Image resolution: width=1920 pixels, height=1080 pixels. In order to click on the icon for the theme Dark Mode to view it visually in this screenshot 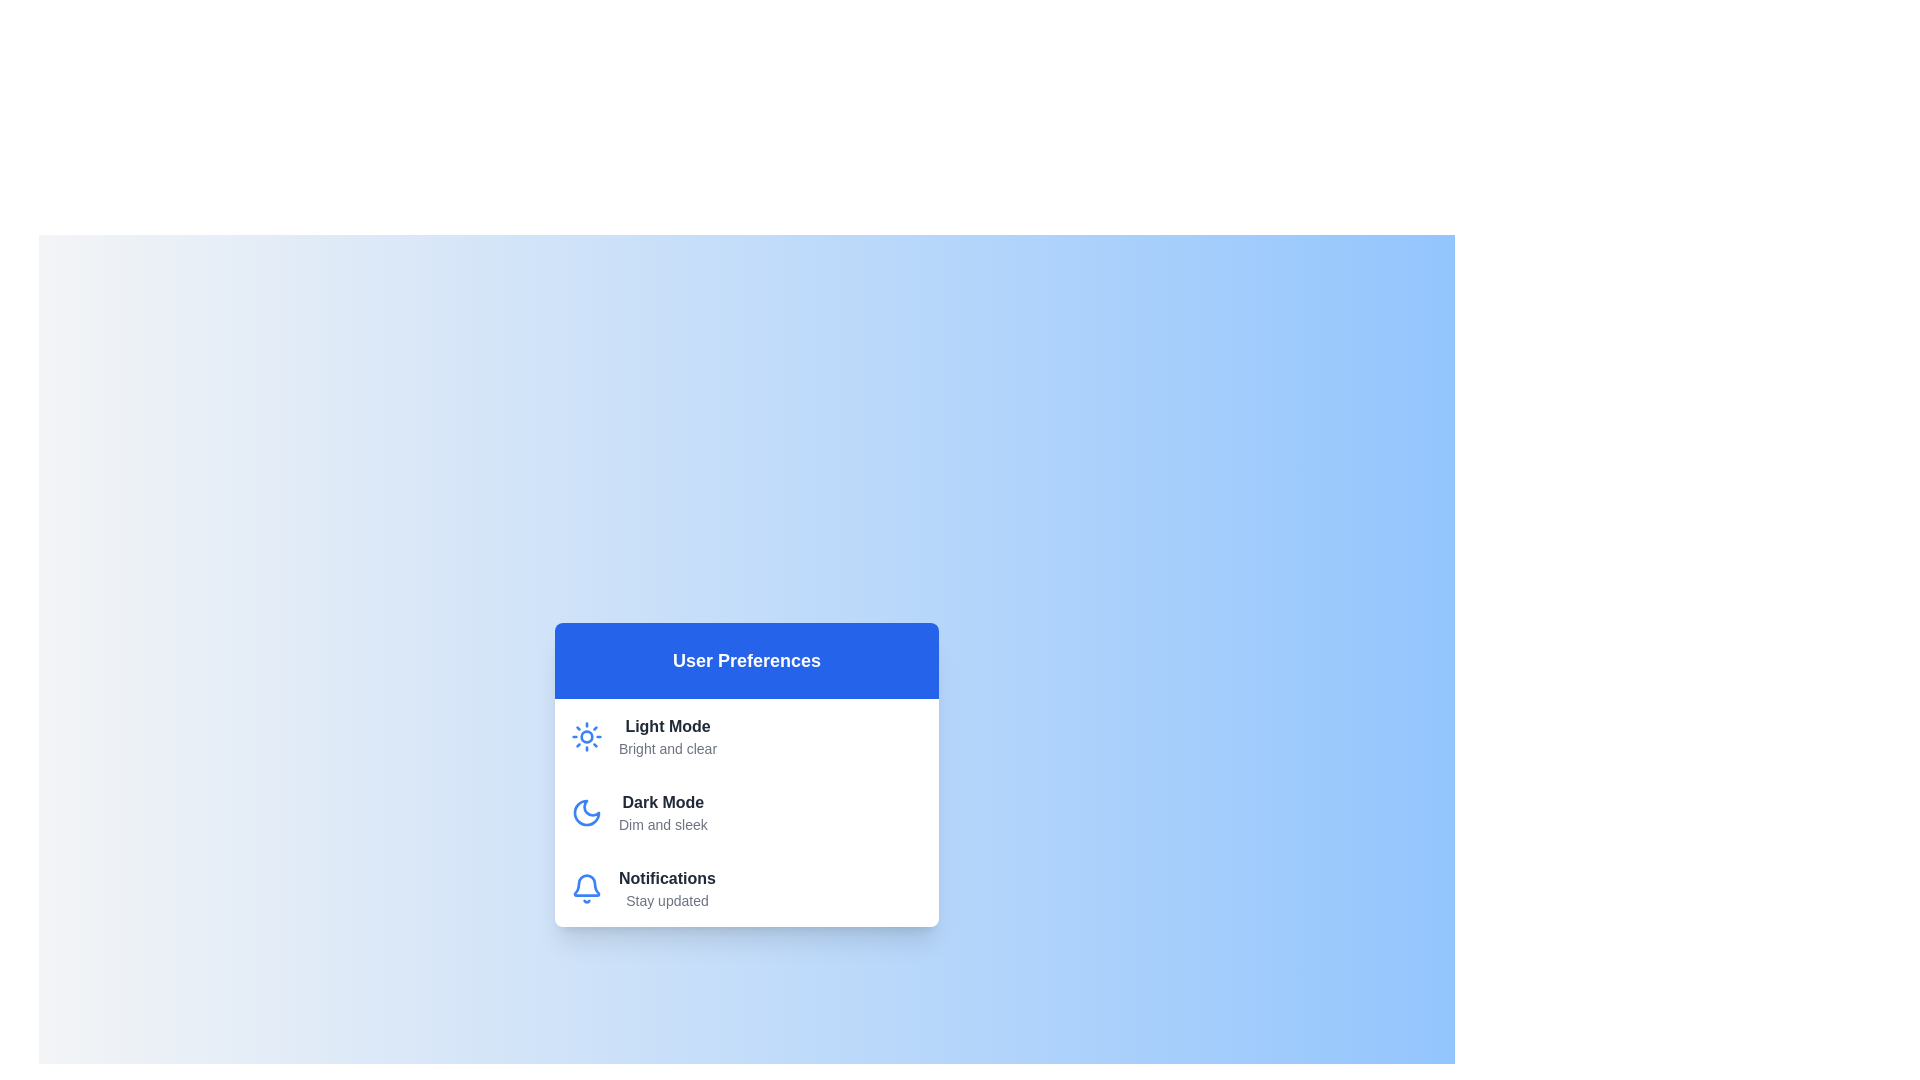, I will do `click(585, 813)`.